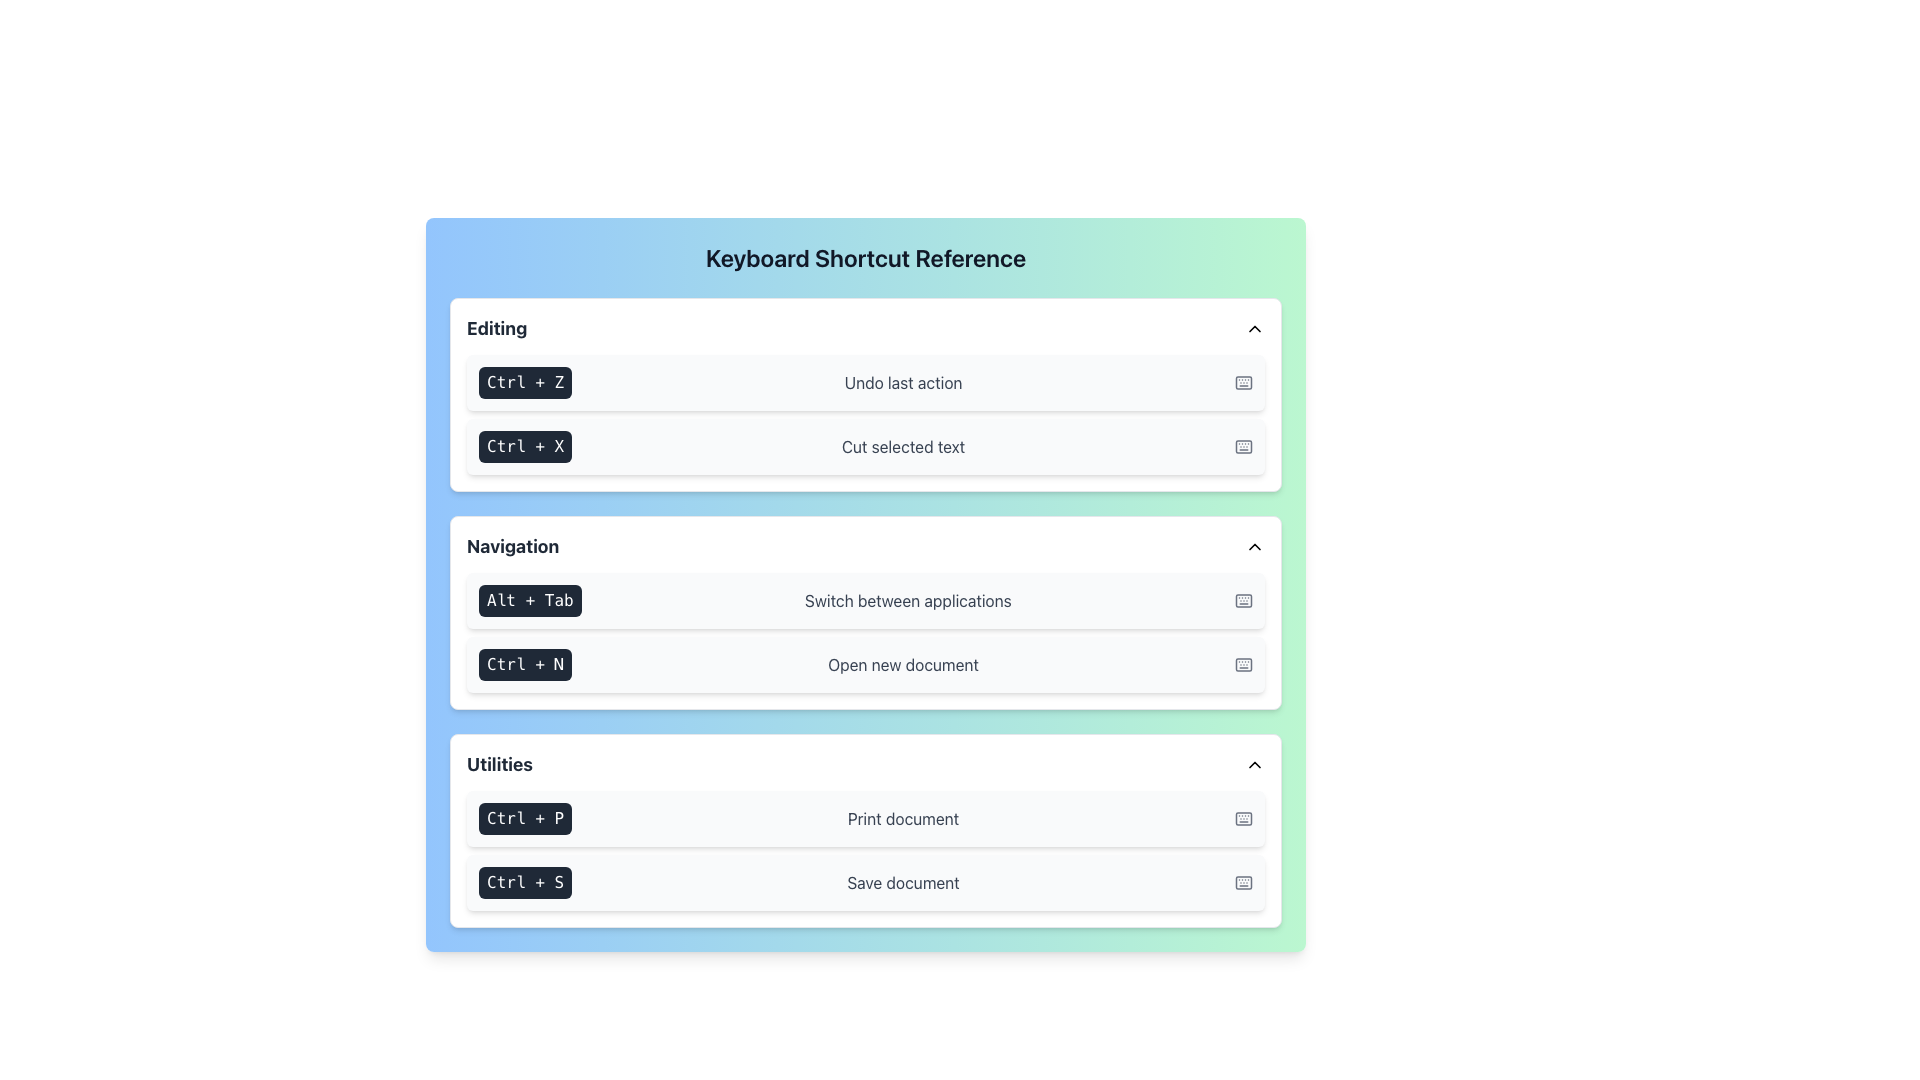 This screenshot has width=1920, height=1080. What do you see at coordinates (1242, 382) in the screenshot?
I see `the larger rectangular vector graphic component representing the keyboard icon located in the topmost section of the list under the 'Editing' category` at bounding box center [1242, 382].